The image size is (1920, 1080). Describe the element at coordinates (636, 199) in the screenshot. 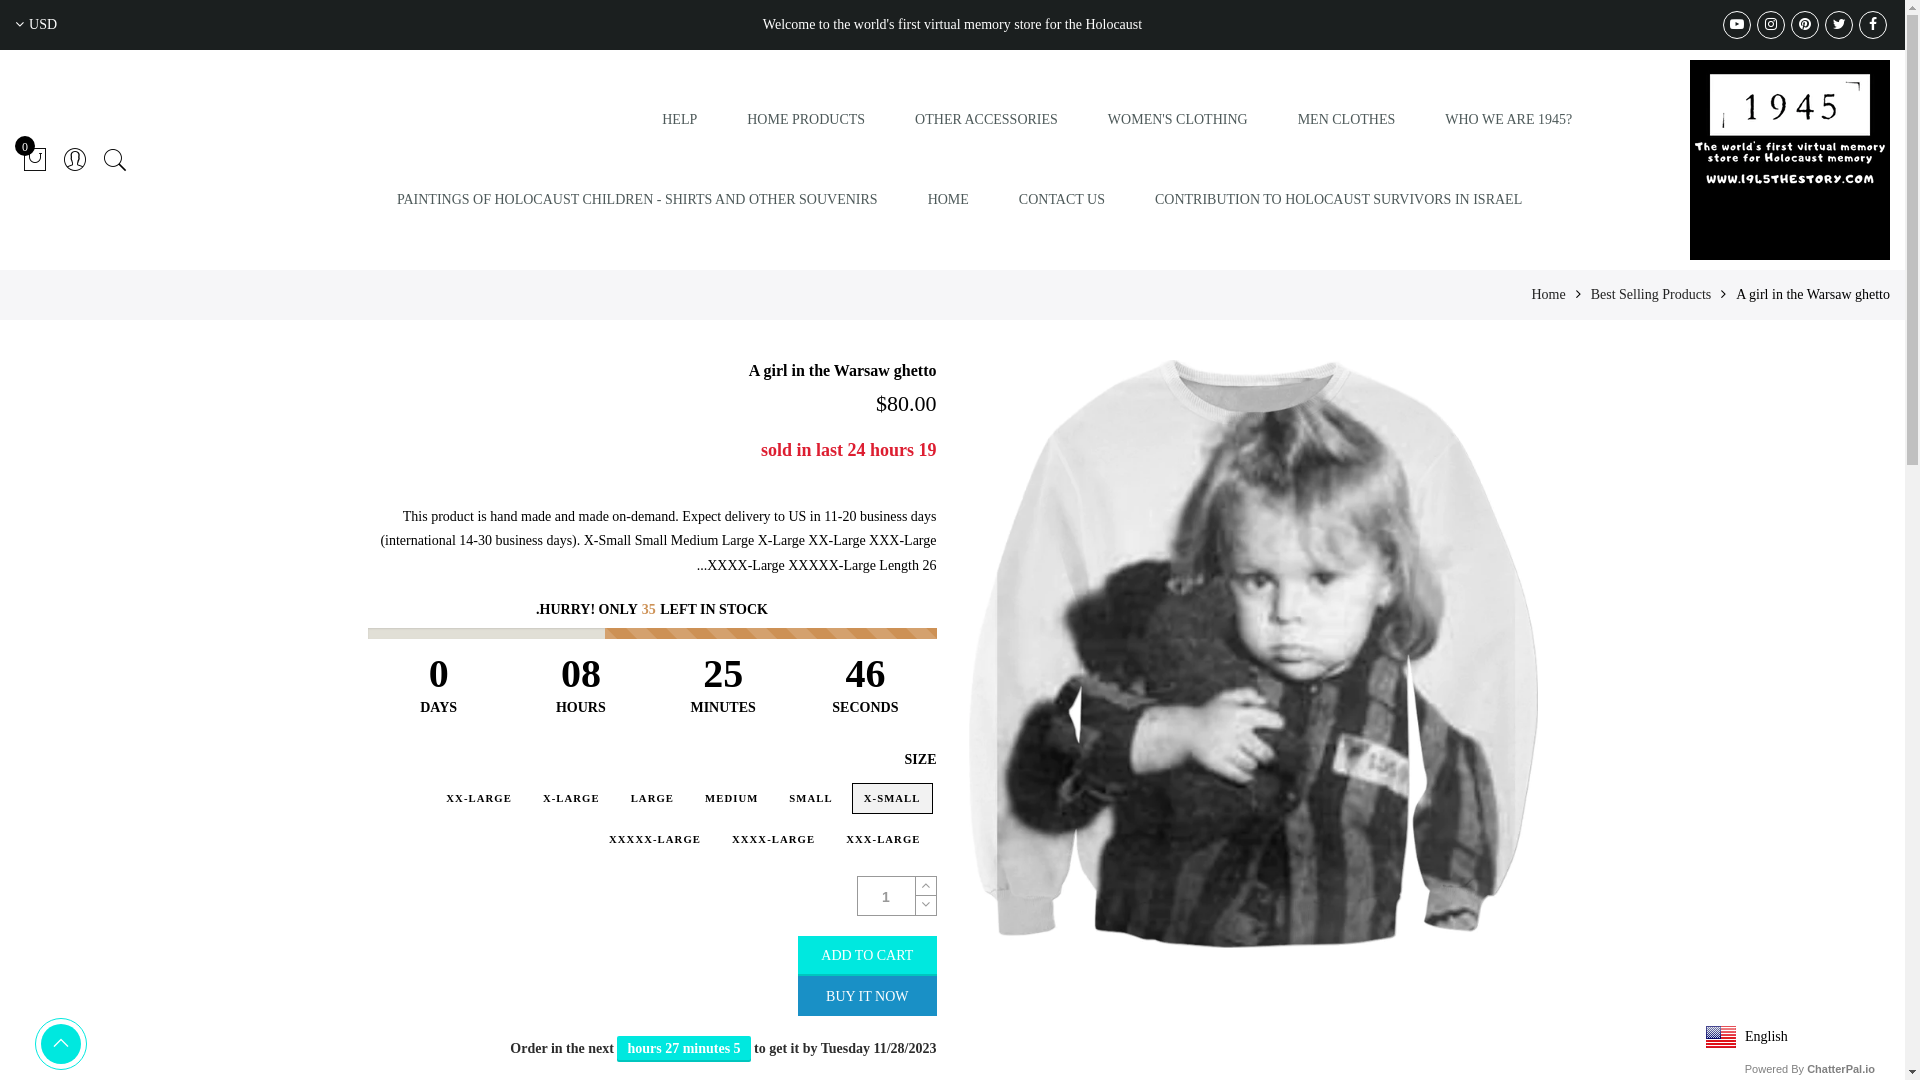

I see `'PAINTINGS OF HOLOCAUST CHILDREN - SHIRTS AND OTHER SOUVENIRS'` at that location.